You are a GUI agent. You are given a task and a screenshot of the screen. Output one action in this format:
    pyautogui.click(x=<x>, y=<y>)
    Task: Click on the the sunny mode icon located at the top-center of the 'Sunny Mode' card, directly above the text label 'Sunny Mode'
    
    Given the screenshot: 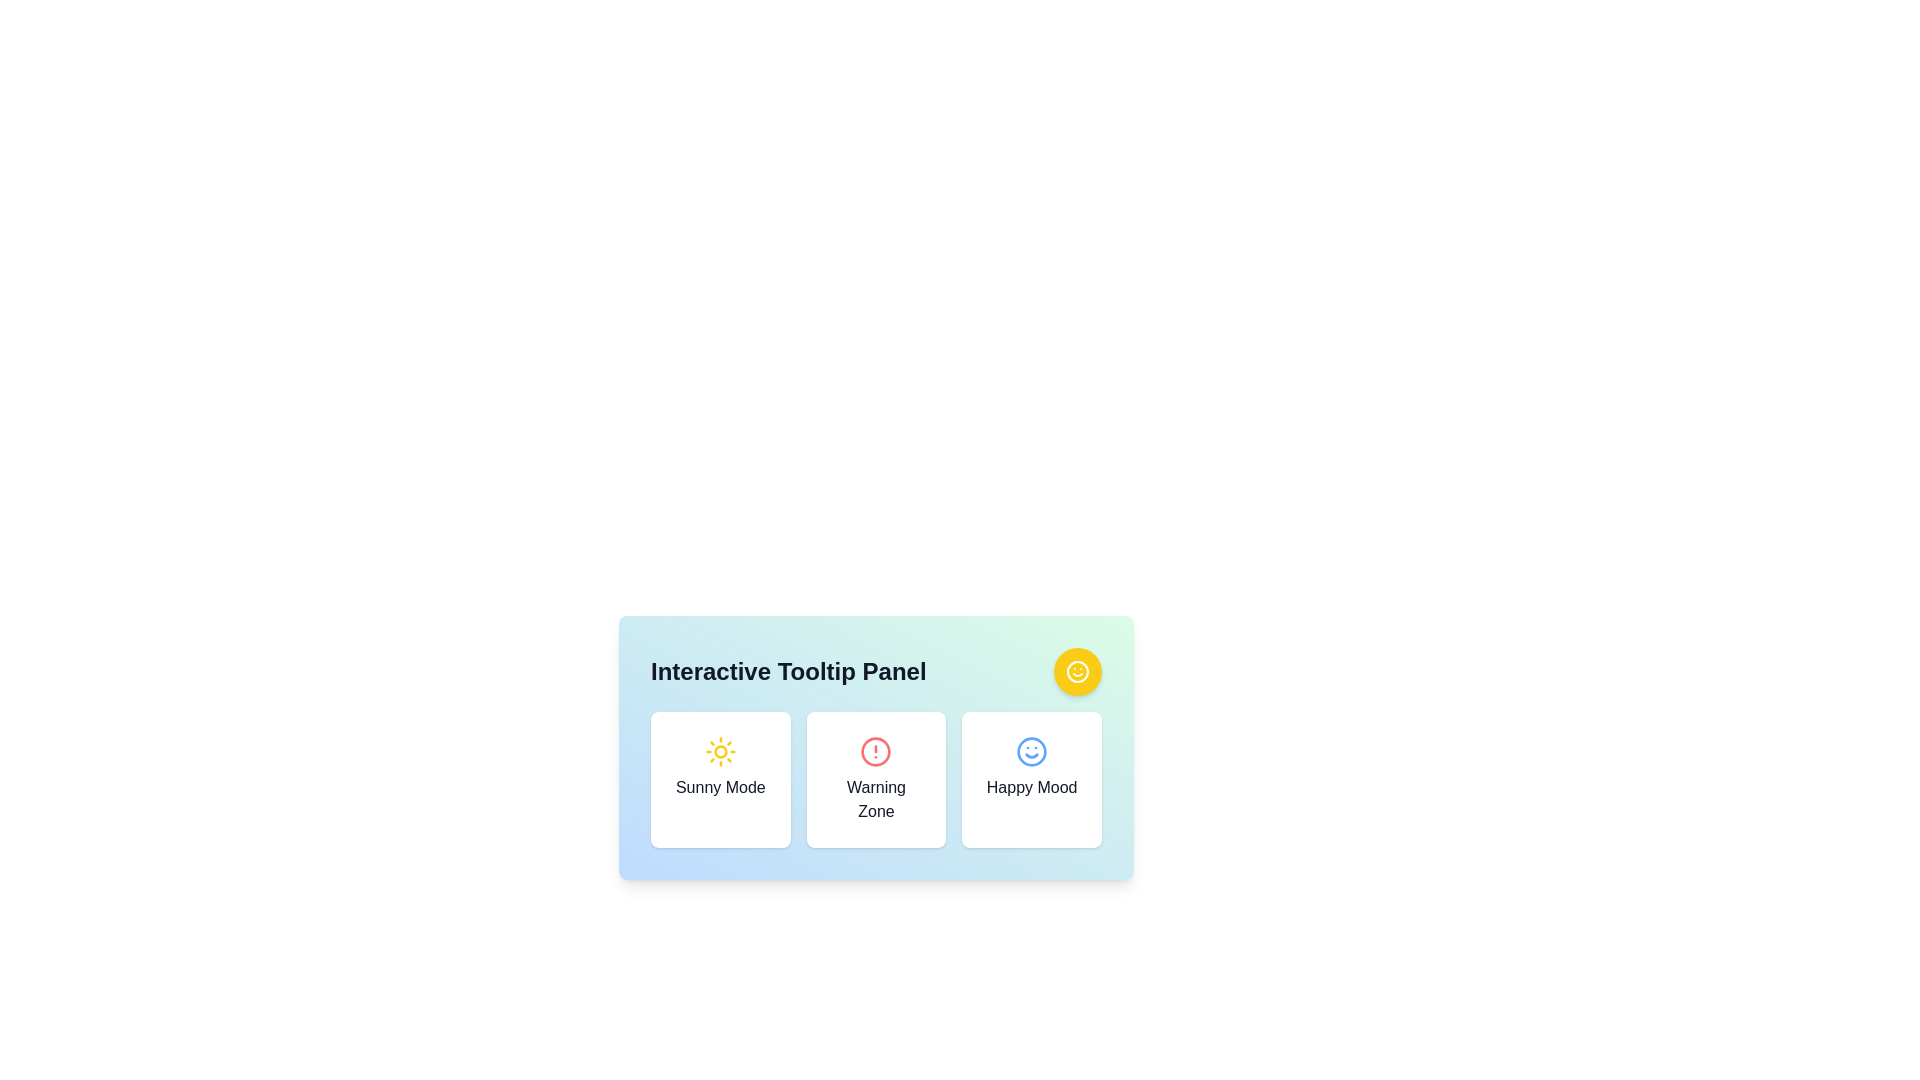 What is the action you would take?
    pyautogui.click(x=720, y=752)
    